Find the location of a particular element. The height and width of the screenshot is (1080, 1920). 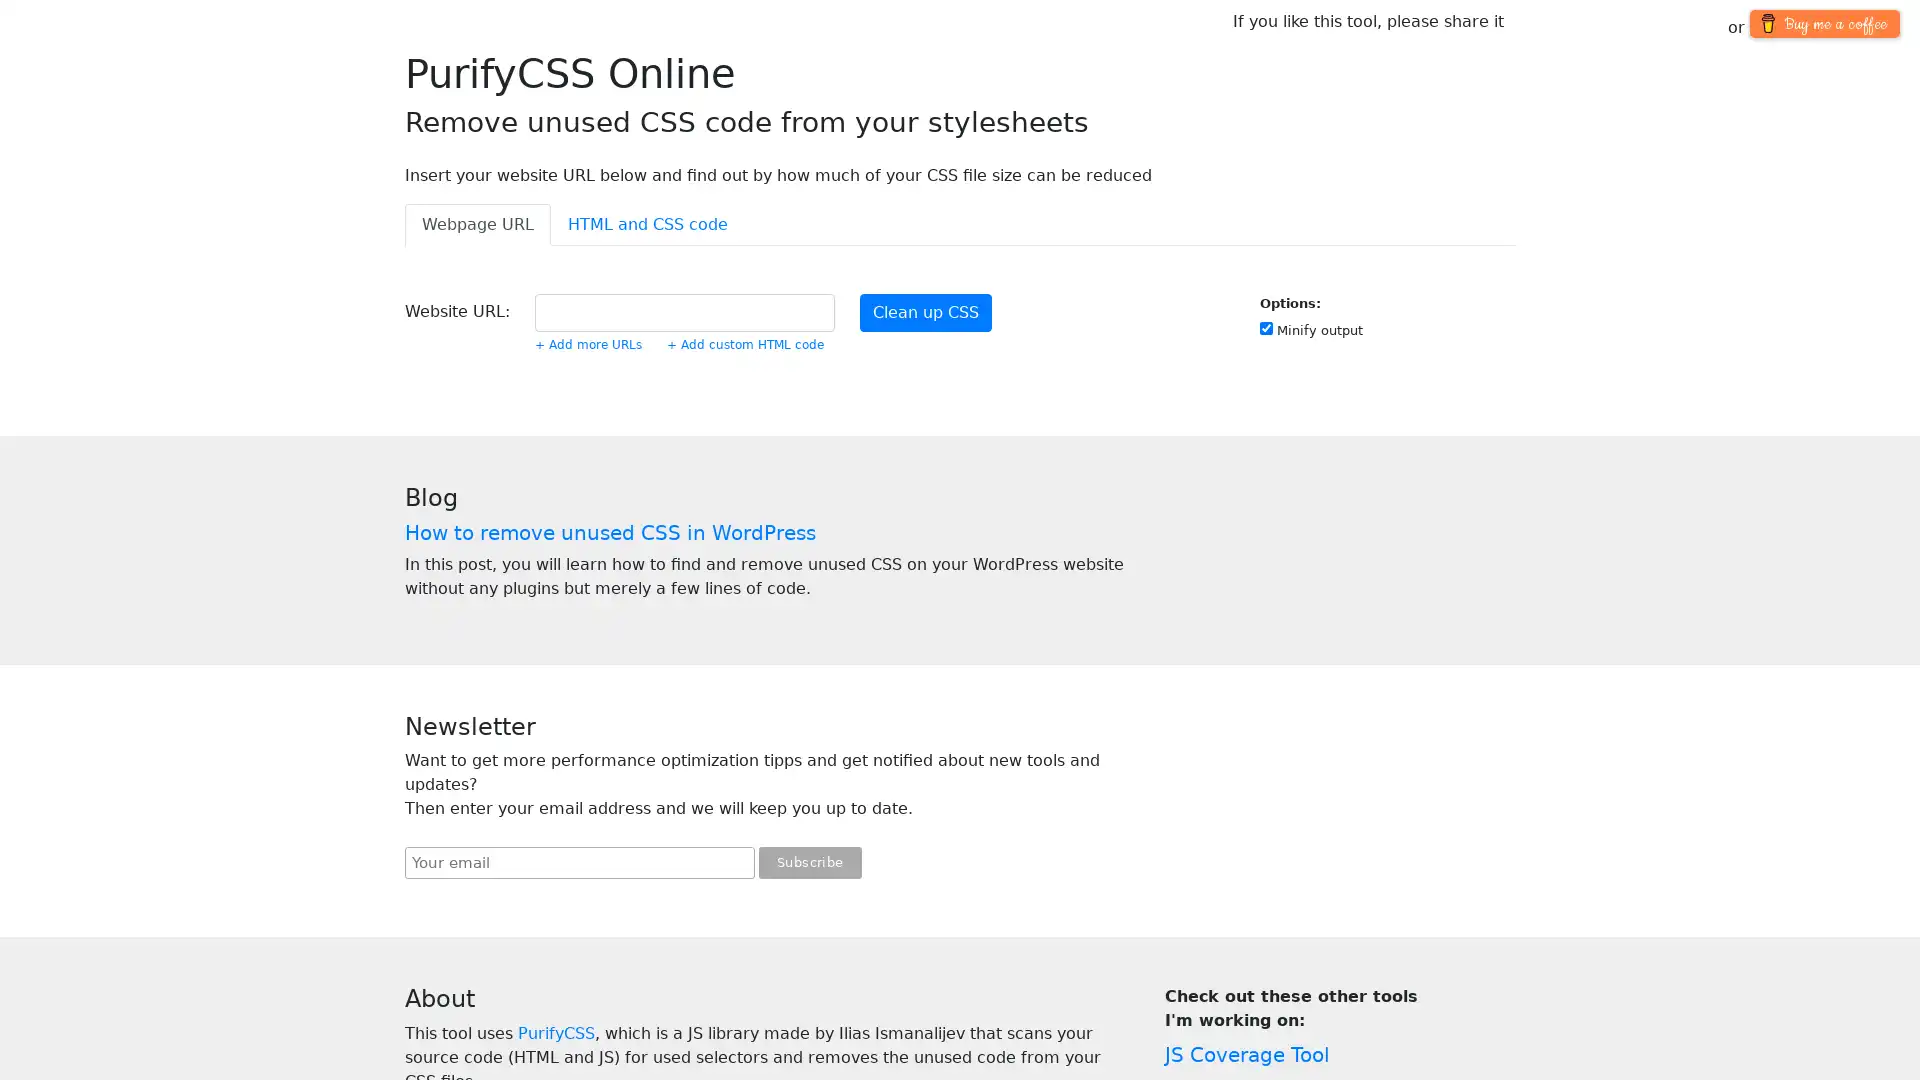

Subscribe is located at coordinates (810, 862).